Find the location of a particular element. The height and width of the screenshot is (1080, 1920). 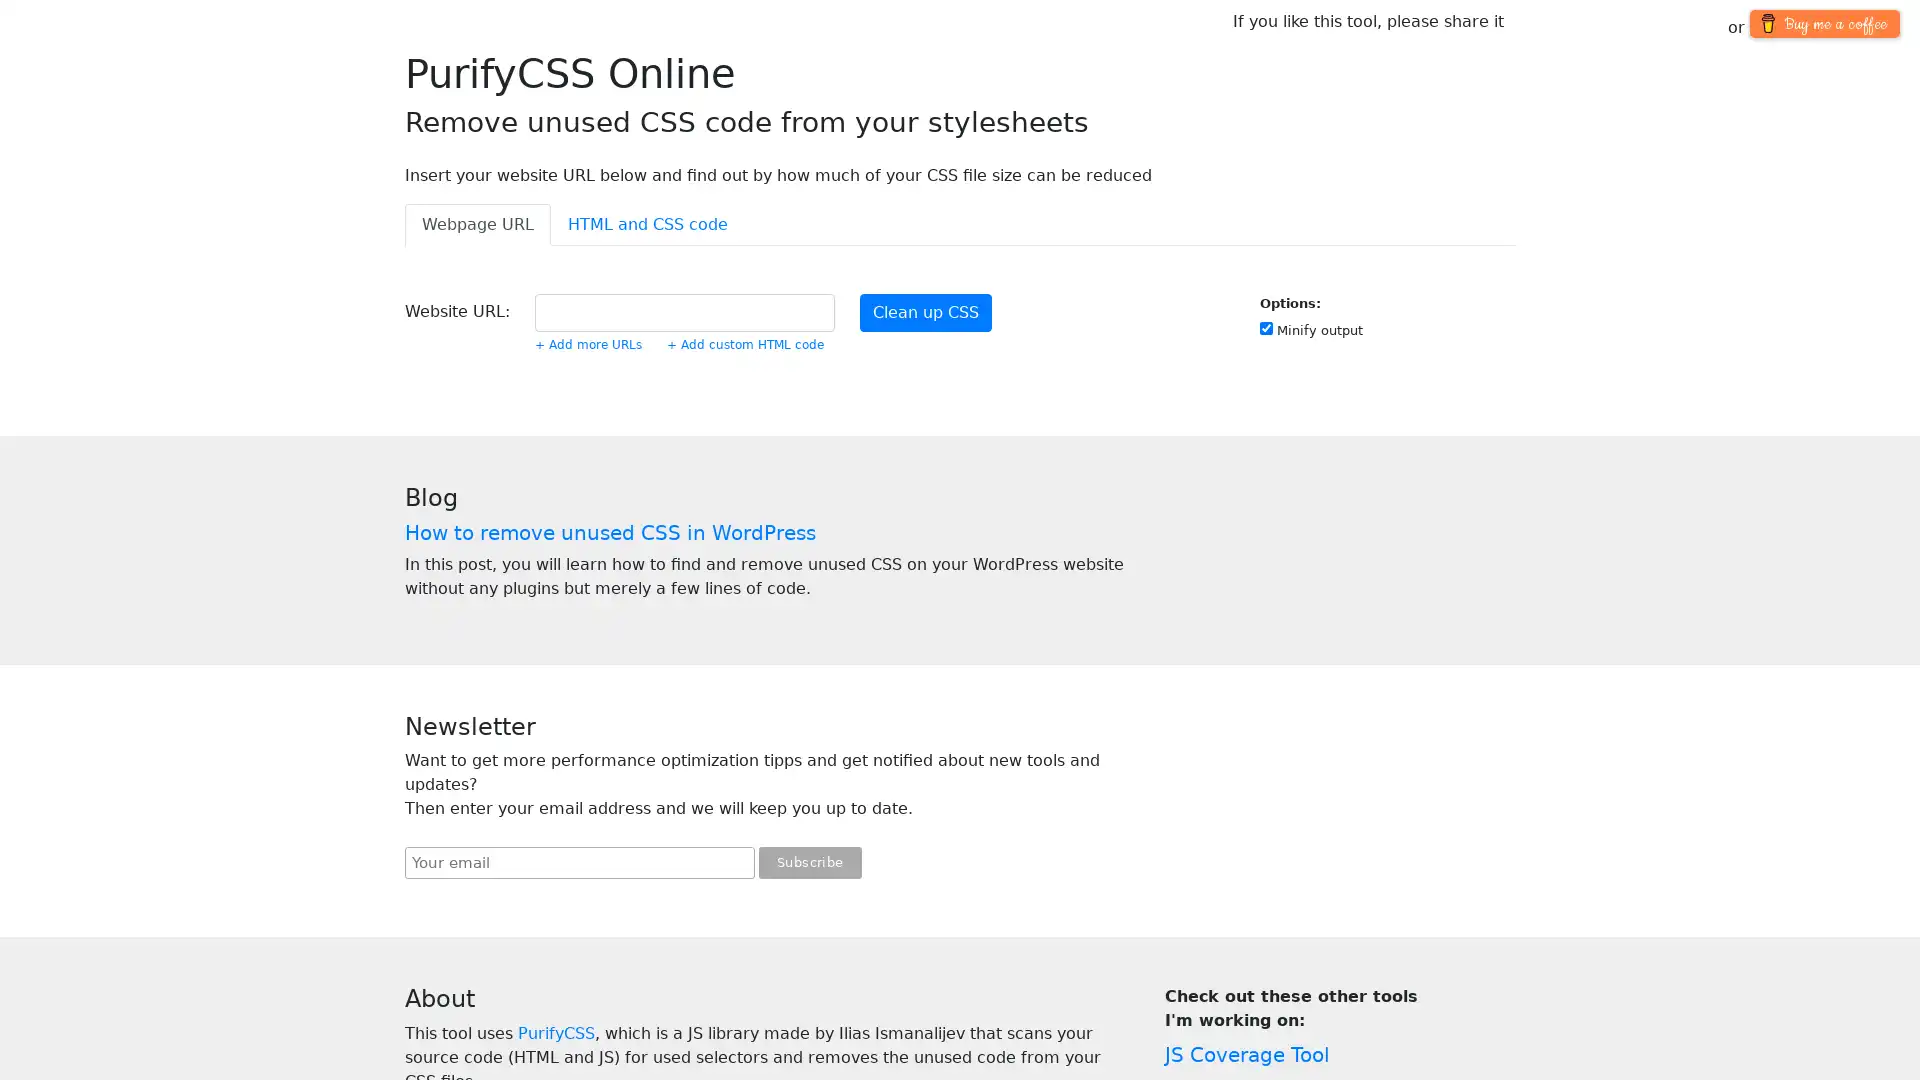

Subscribe is located at coordinates (810, 862).